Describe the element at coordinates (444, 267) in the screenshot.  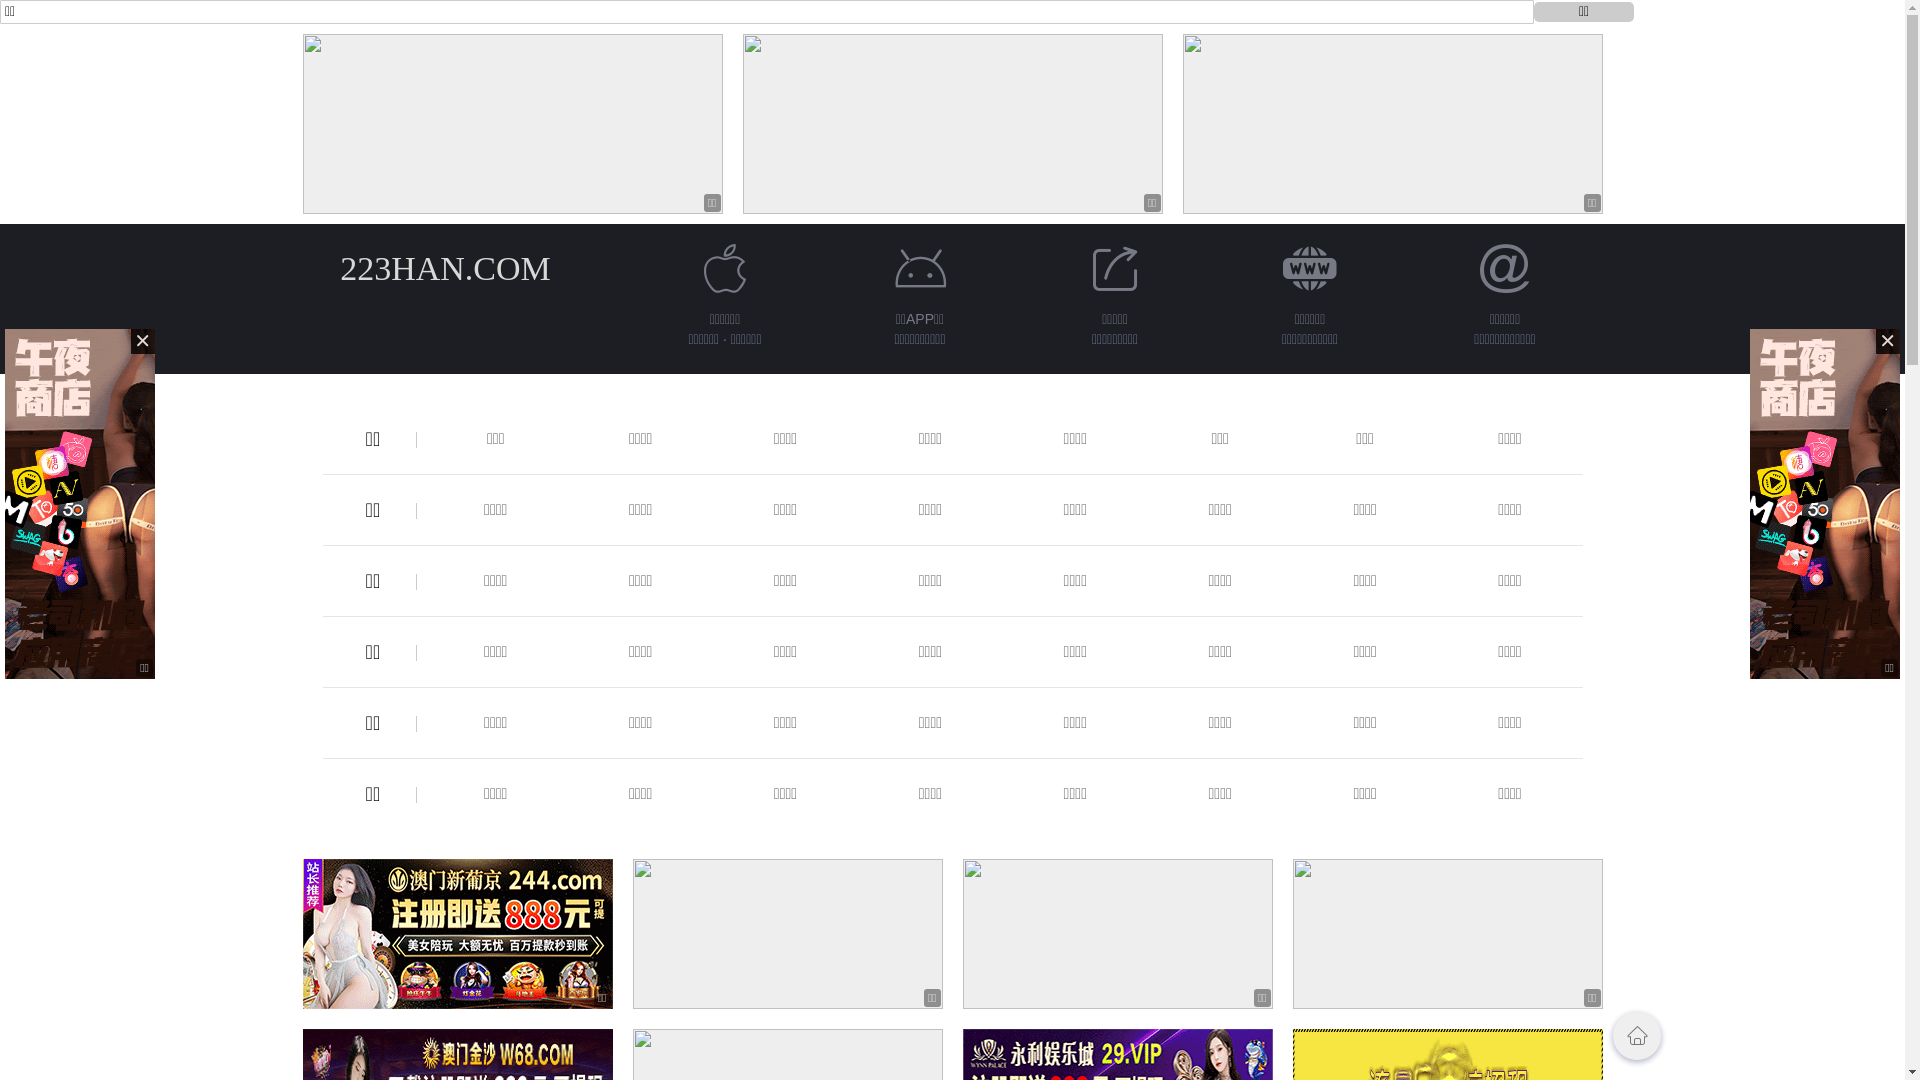
I see `'223HAN.COM'` at that location.